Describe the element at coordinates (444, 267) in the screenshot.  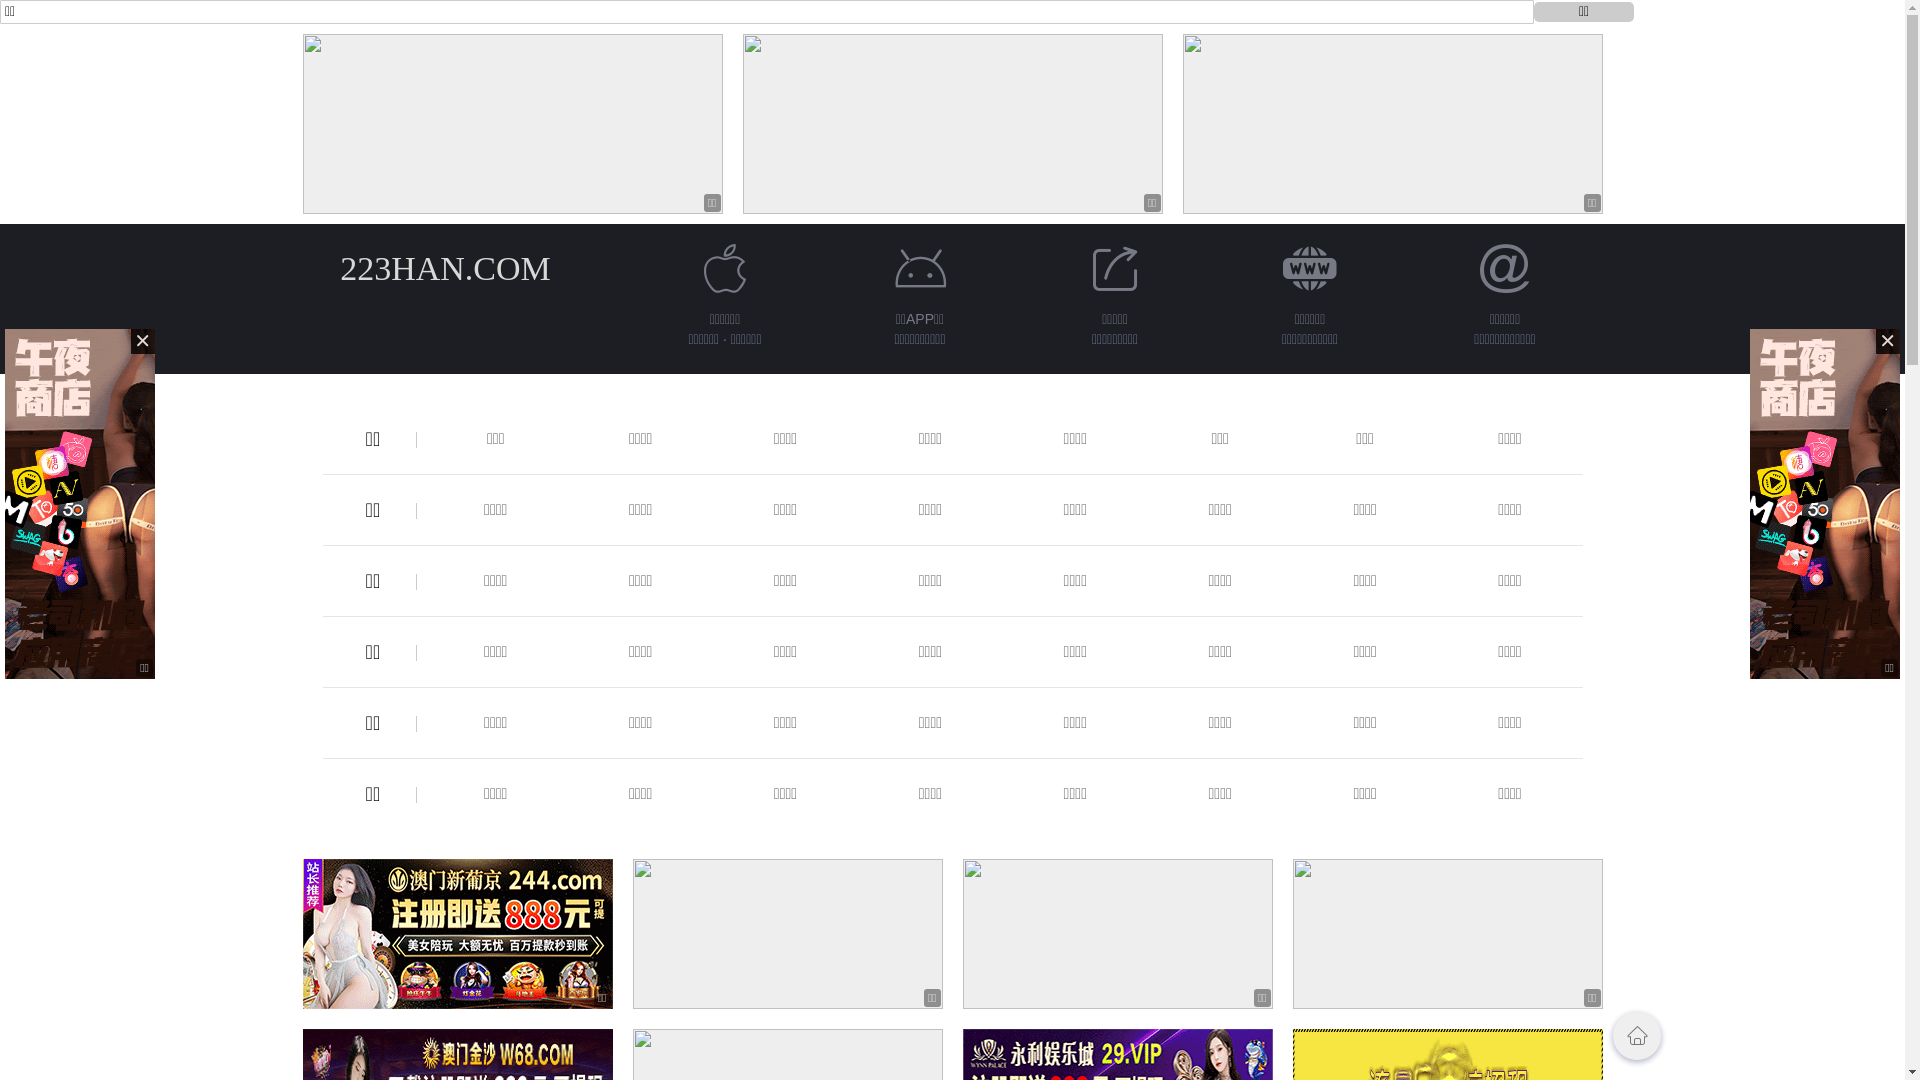
I see `'223HAN.COM'` at that location.